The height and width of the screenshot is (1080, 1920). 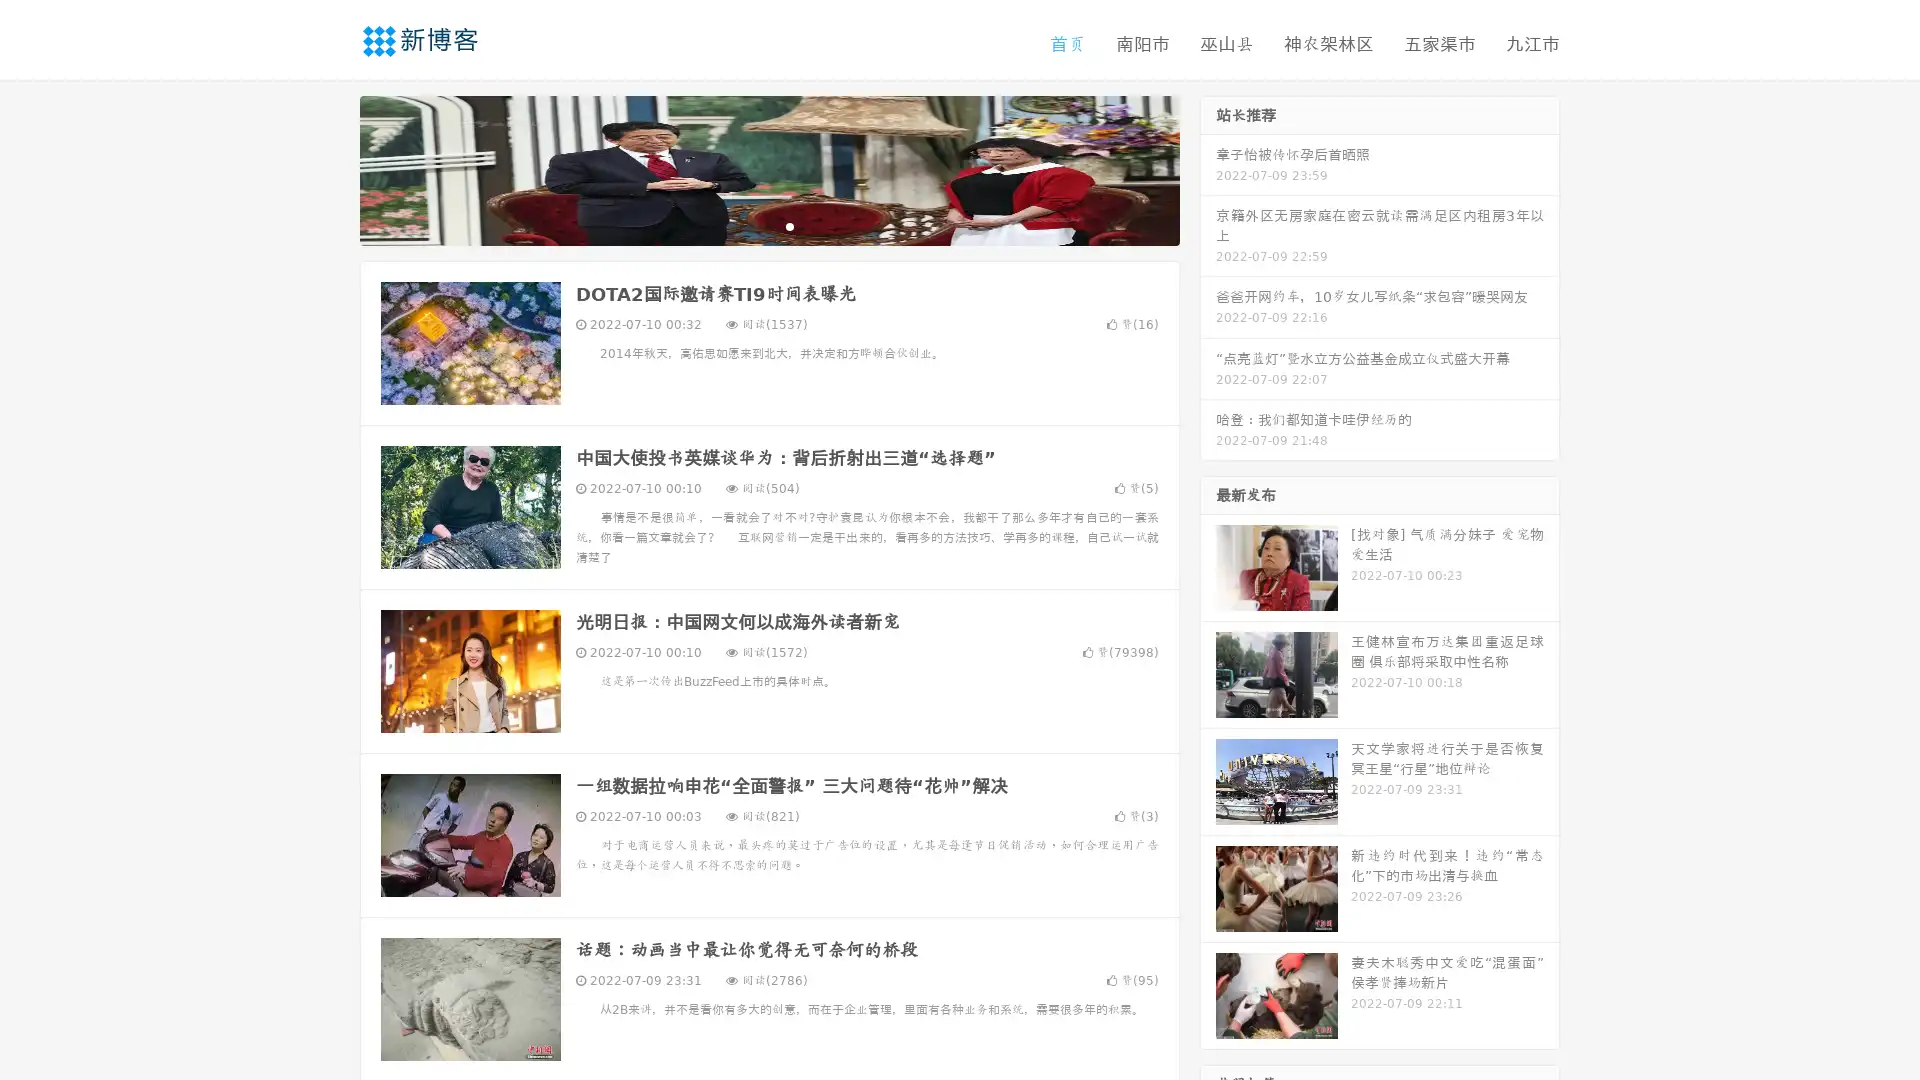 What do you see at coordinates (748, 225) in the screenshot?
I see `Go to slide 1` at bounding box center [748, 225].